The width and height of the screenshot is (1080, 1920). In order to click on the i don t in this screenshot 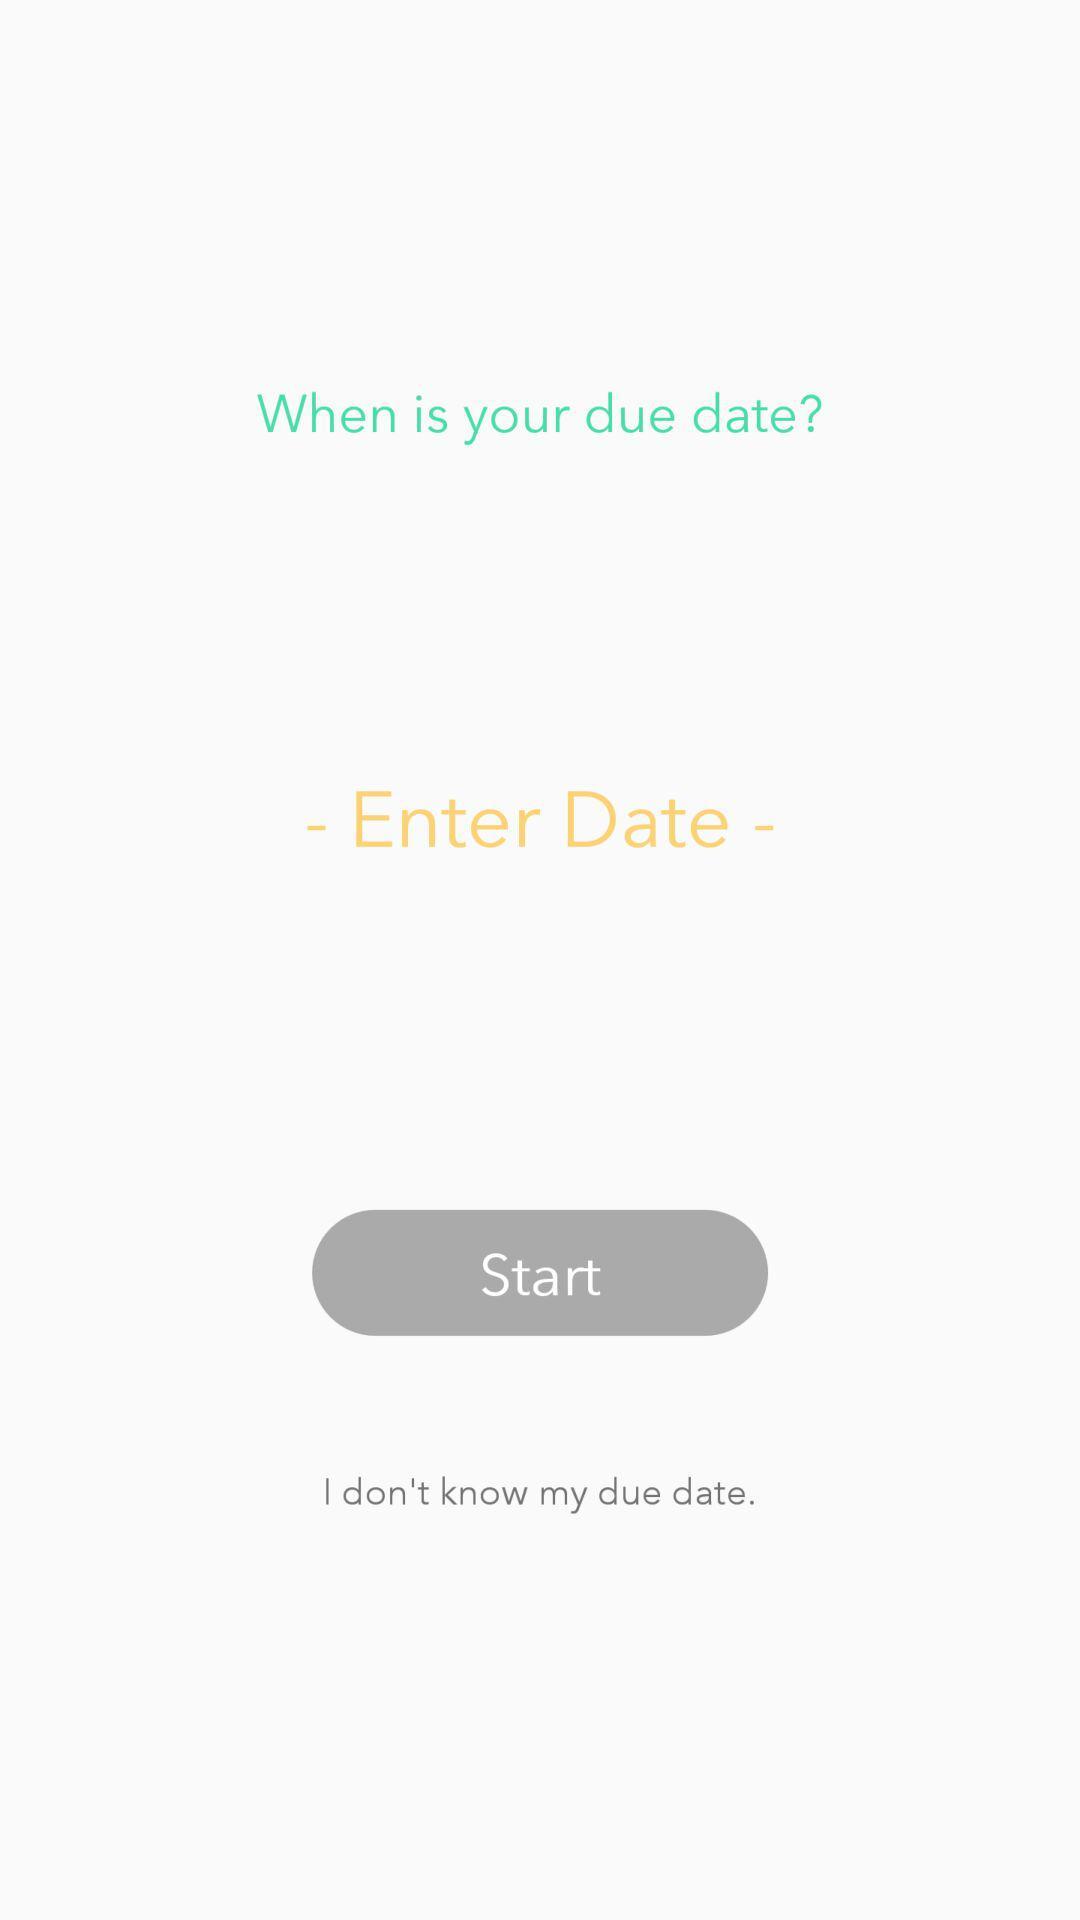, I will do `click(538, 1490)`.